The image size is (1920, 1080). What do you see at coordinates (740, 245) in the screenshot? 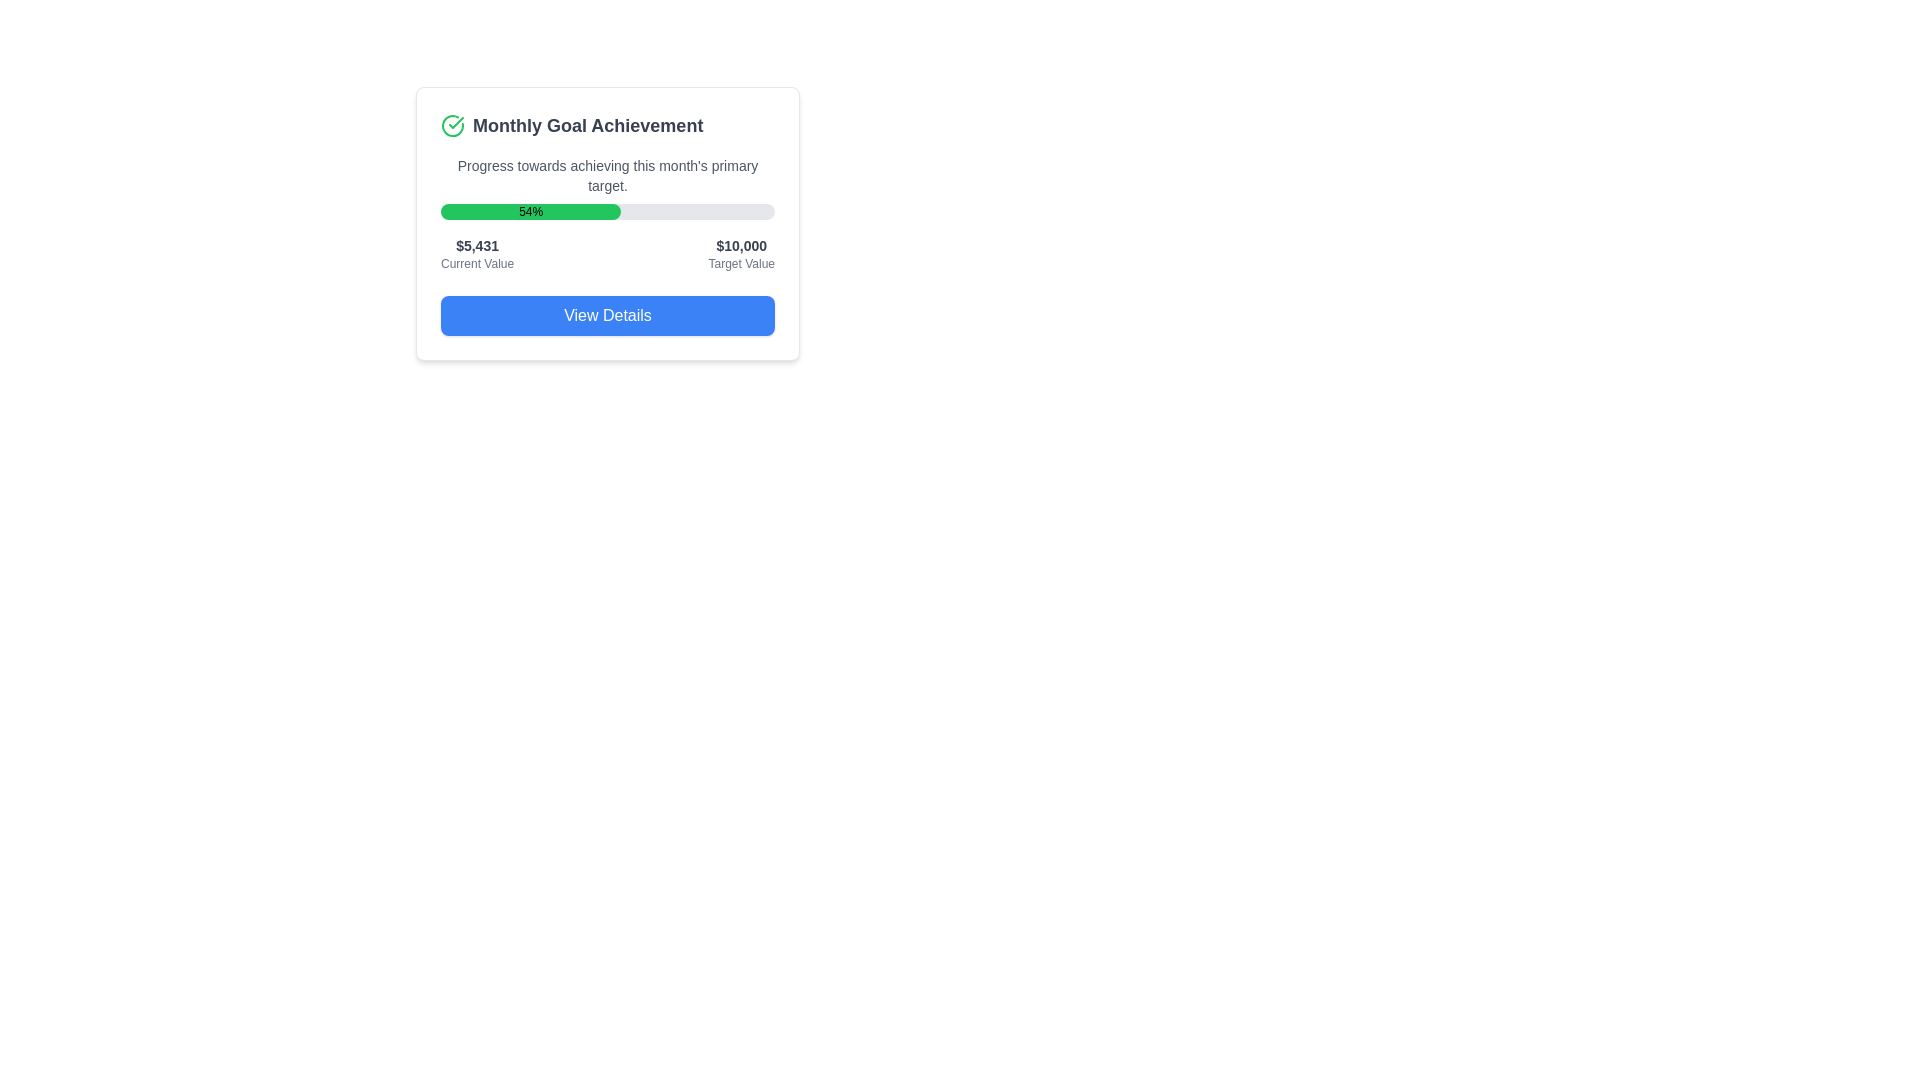
I see `the text label displaying the target financial value in the progress tracking interface, which is positioned above the 'Target Value' label` at bounding box center [740, 245].